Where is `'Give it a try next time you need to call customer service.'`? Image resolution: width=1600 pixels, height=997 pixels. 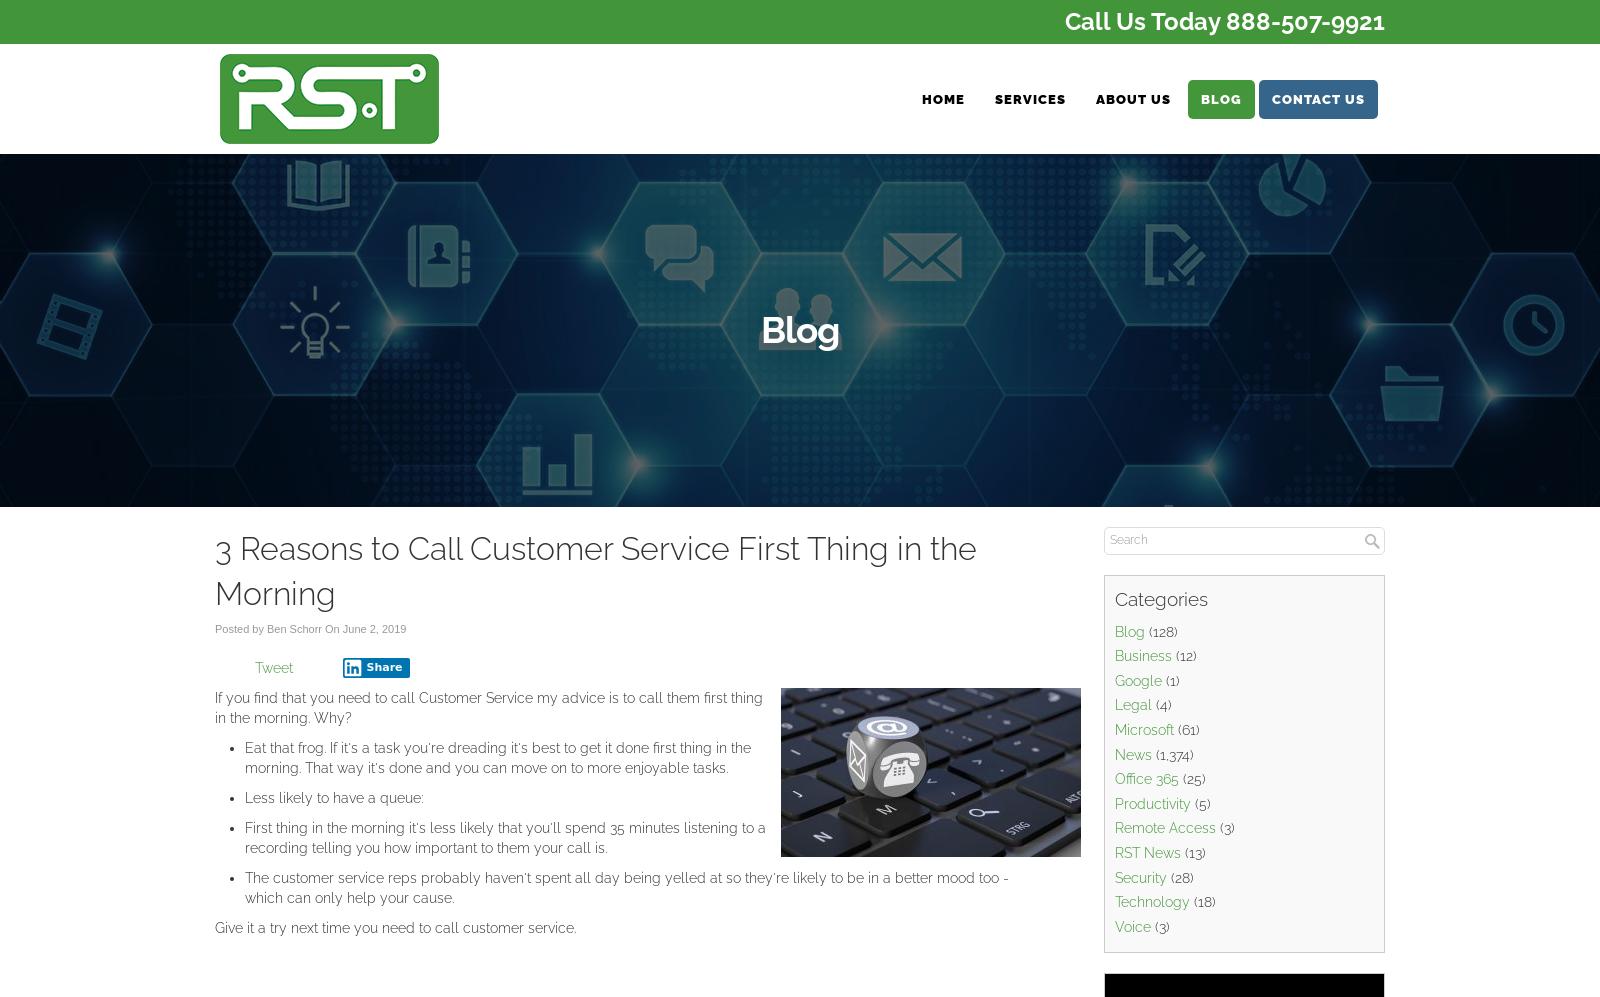 'Give it a try next time you need to call customer service.' is located at coordinates (395, 927).